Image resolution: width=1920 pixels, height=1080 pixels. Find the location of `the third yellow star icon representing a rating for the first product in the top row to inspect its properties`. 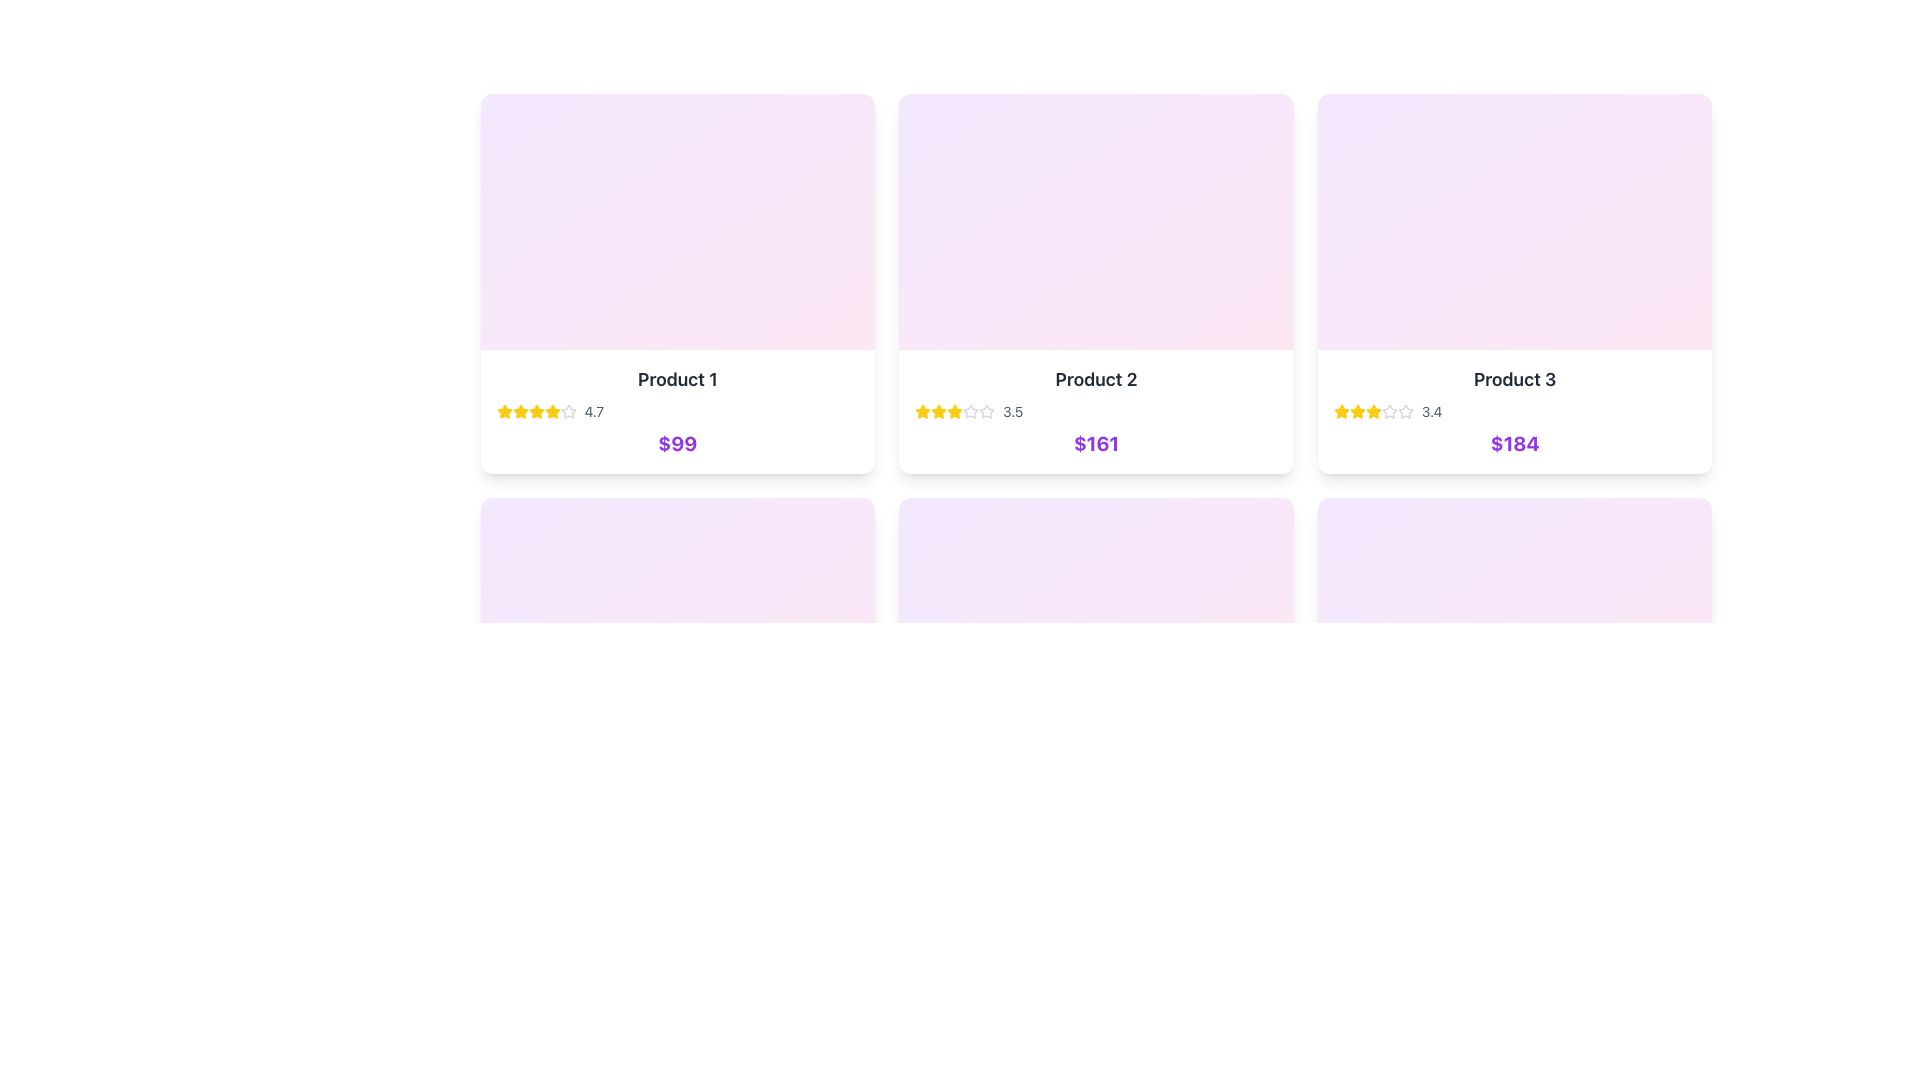

the third yellow star icon representing a rating for the first product in the top row to inspect its properties is located at coordinates (552, 410).